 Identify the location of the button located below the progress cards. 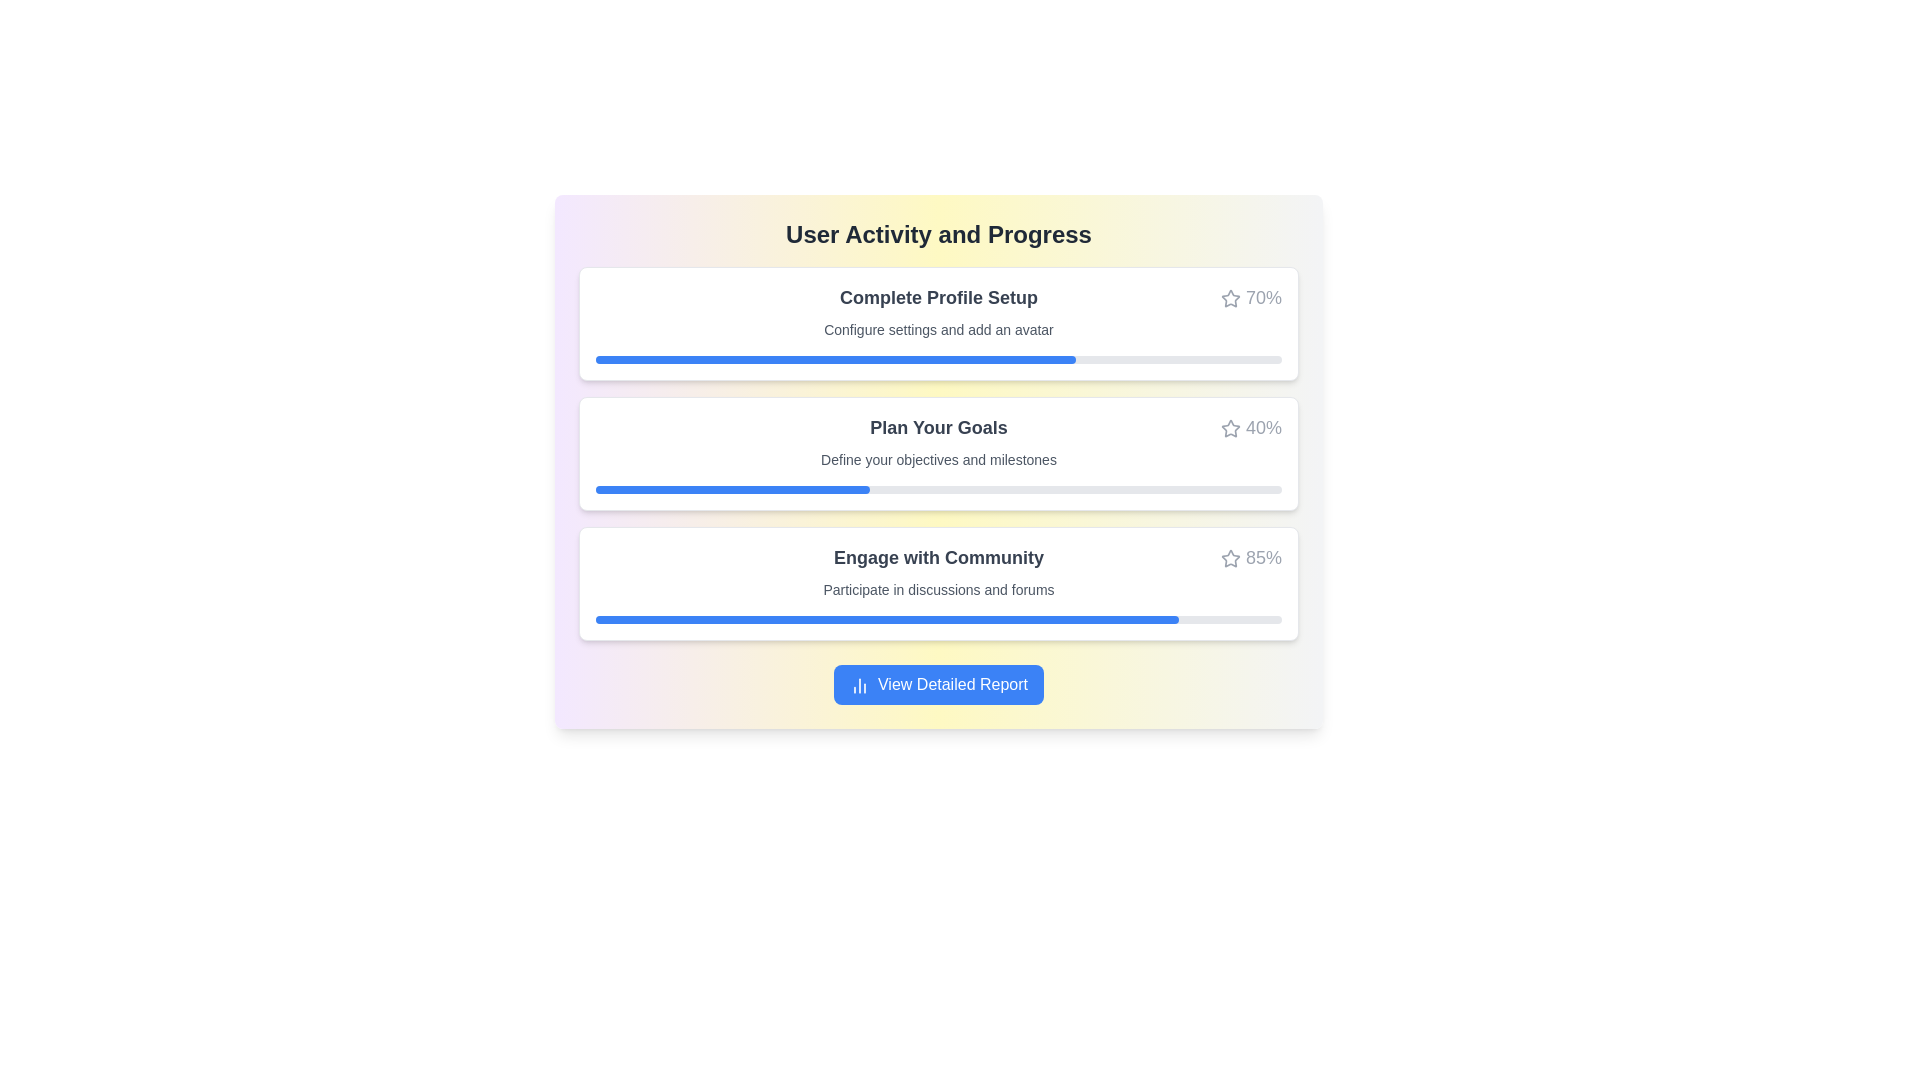
(938, 684).